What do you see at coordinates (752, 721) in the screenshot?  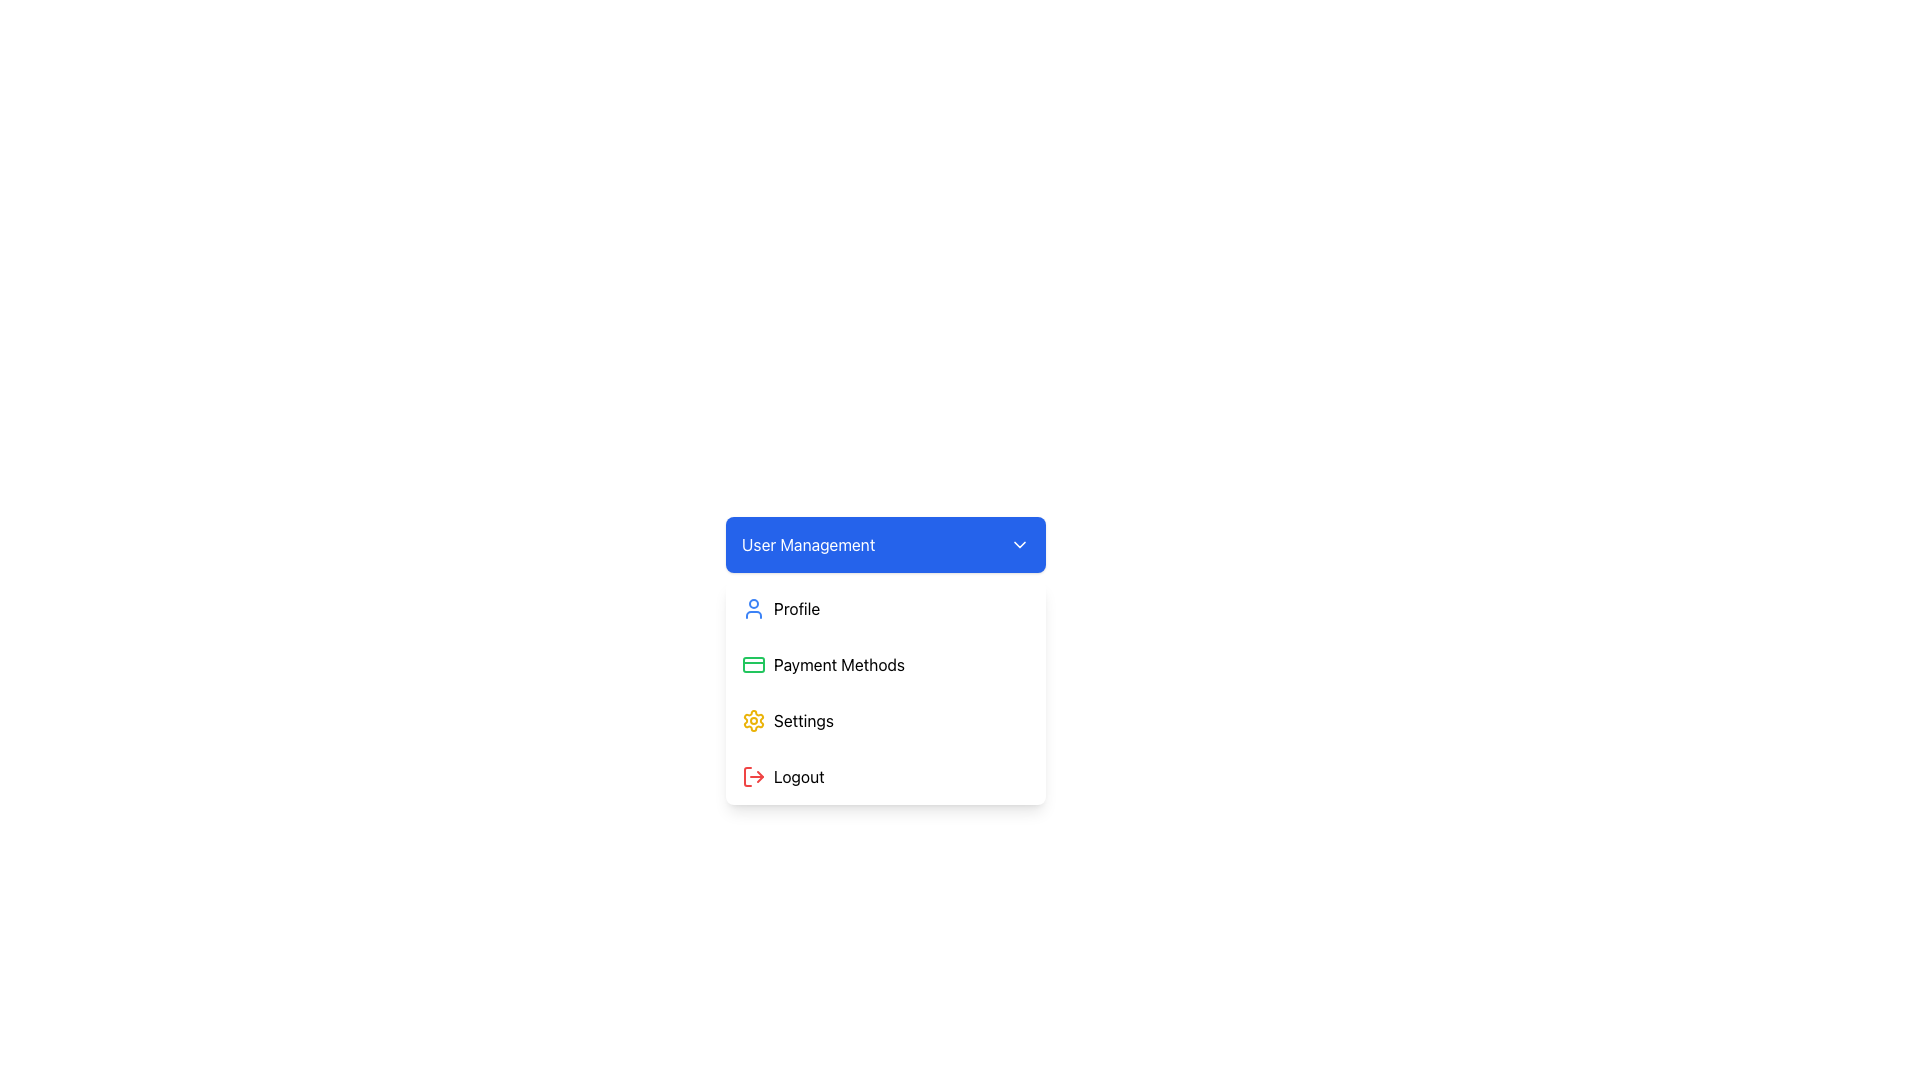 I see `the 'Settings' icon located in the third row of the dropdown menu, adjacent to the text labeled 'Settings'` at bounding box center [752, 721].